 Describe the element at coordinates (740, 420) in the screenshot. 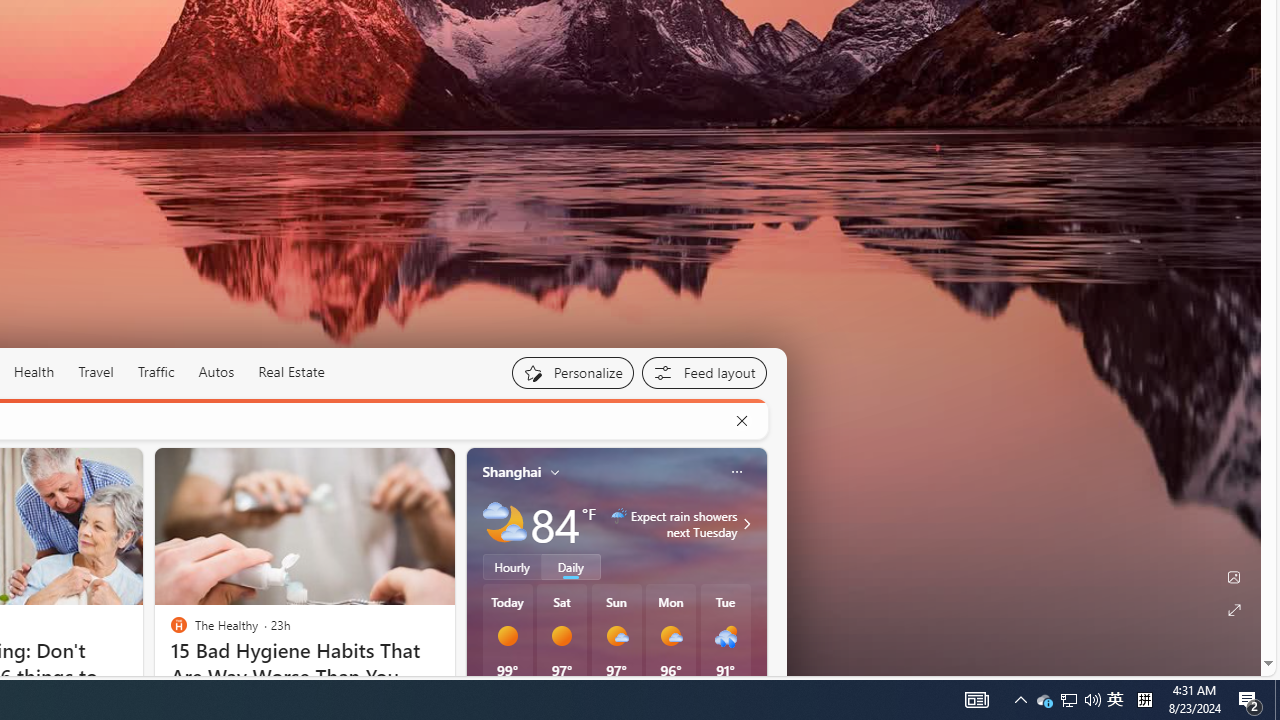

I see `'Cancel'` at that location.